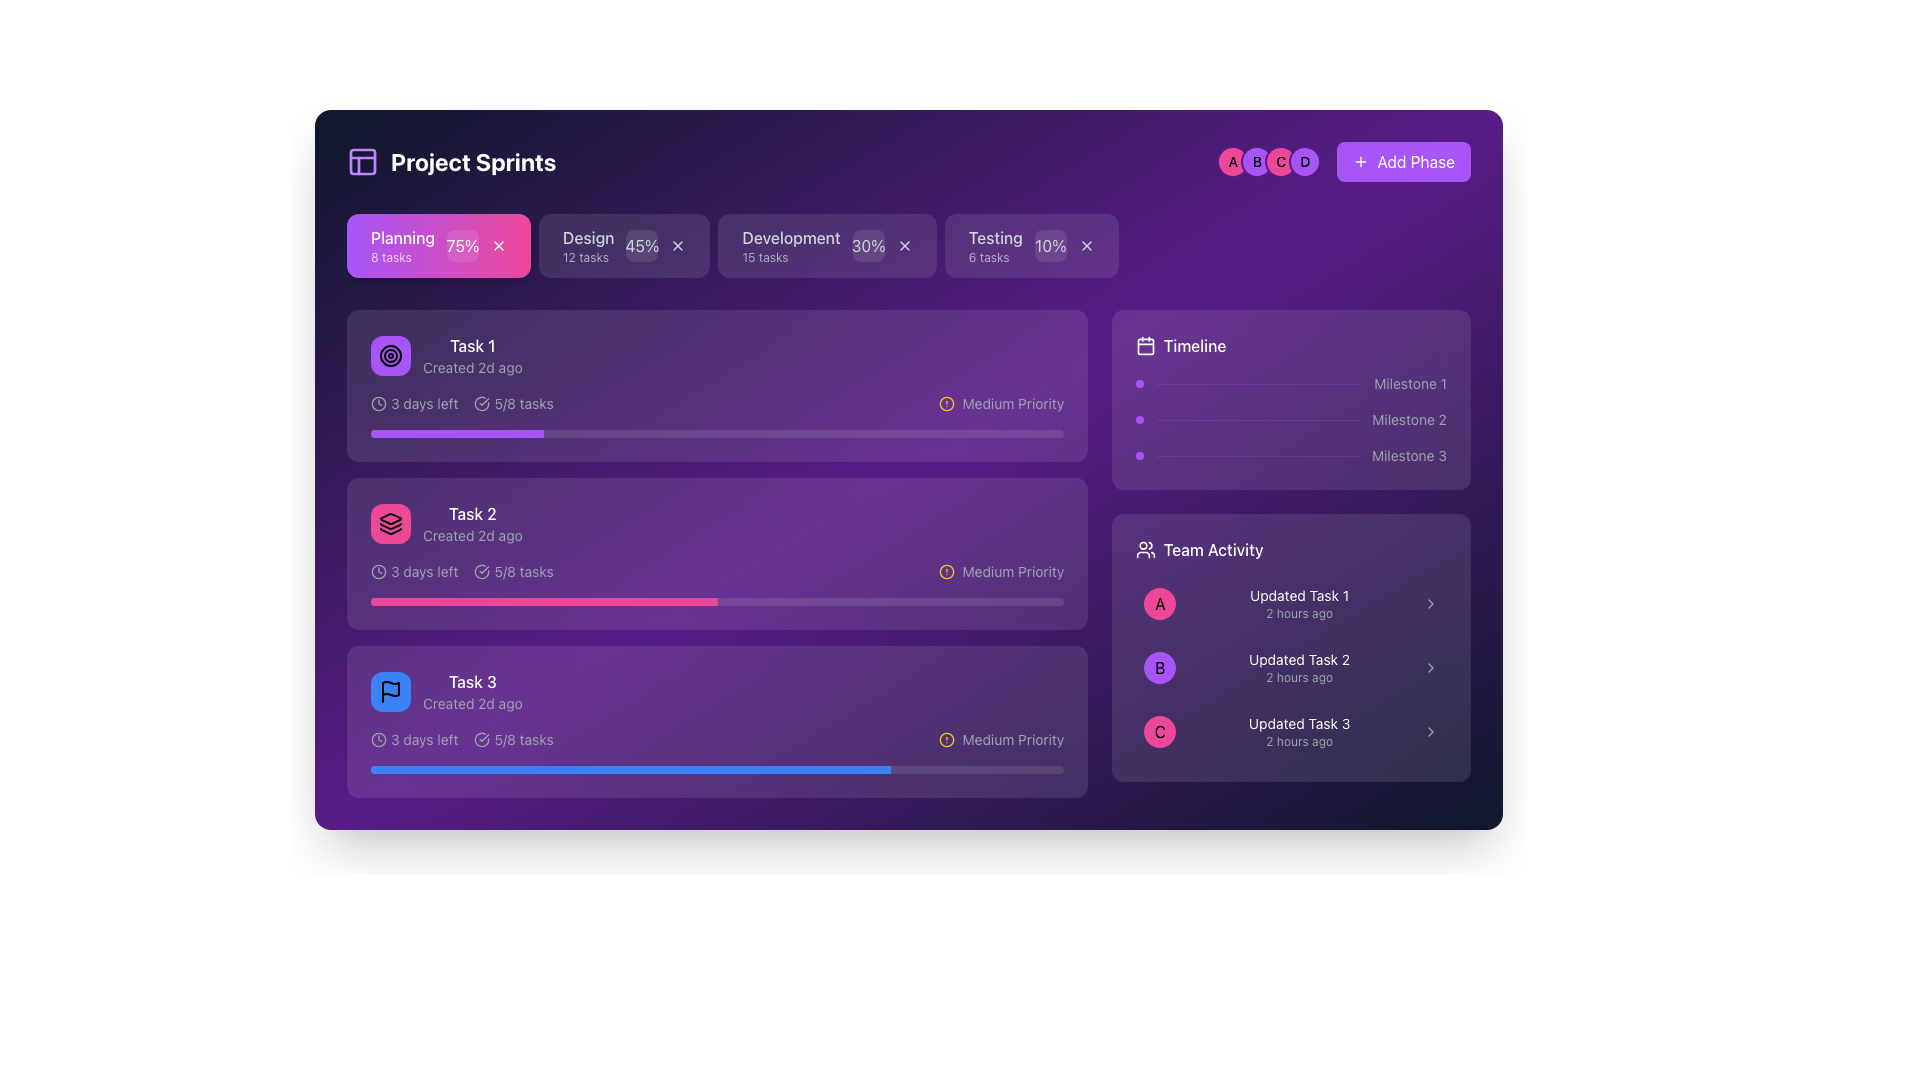 Image resolution: width=1920 pixels, height=1080 pixels. What do you see at coordinates (482, 404) in the screenshot?
I see `the completed tasks icon located to the left of the text '5/8 tasks' in the Task 1 segment` at bounding box center [482, 404].